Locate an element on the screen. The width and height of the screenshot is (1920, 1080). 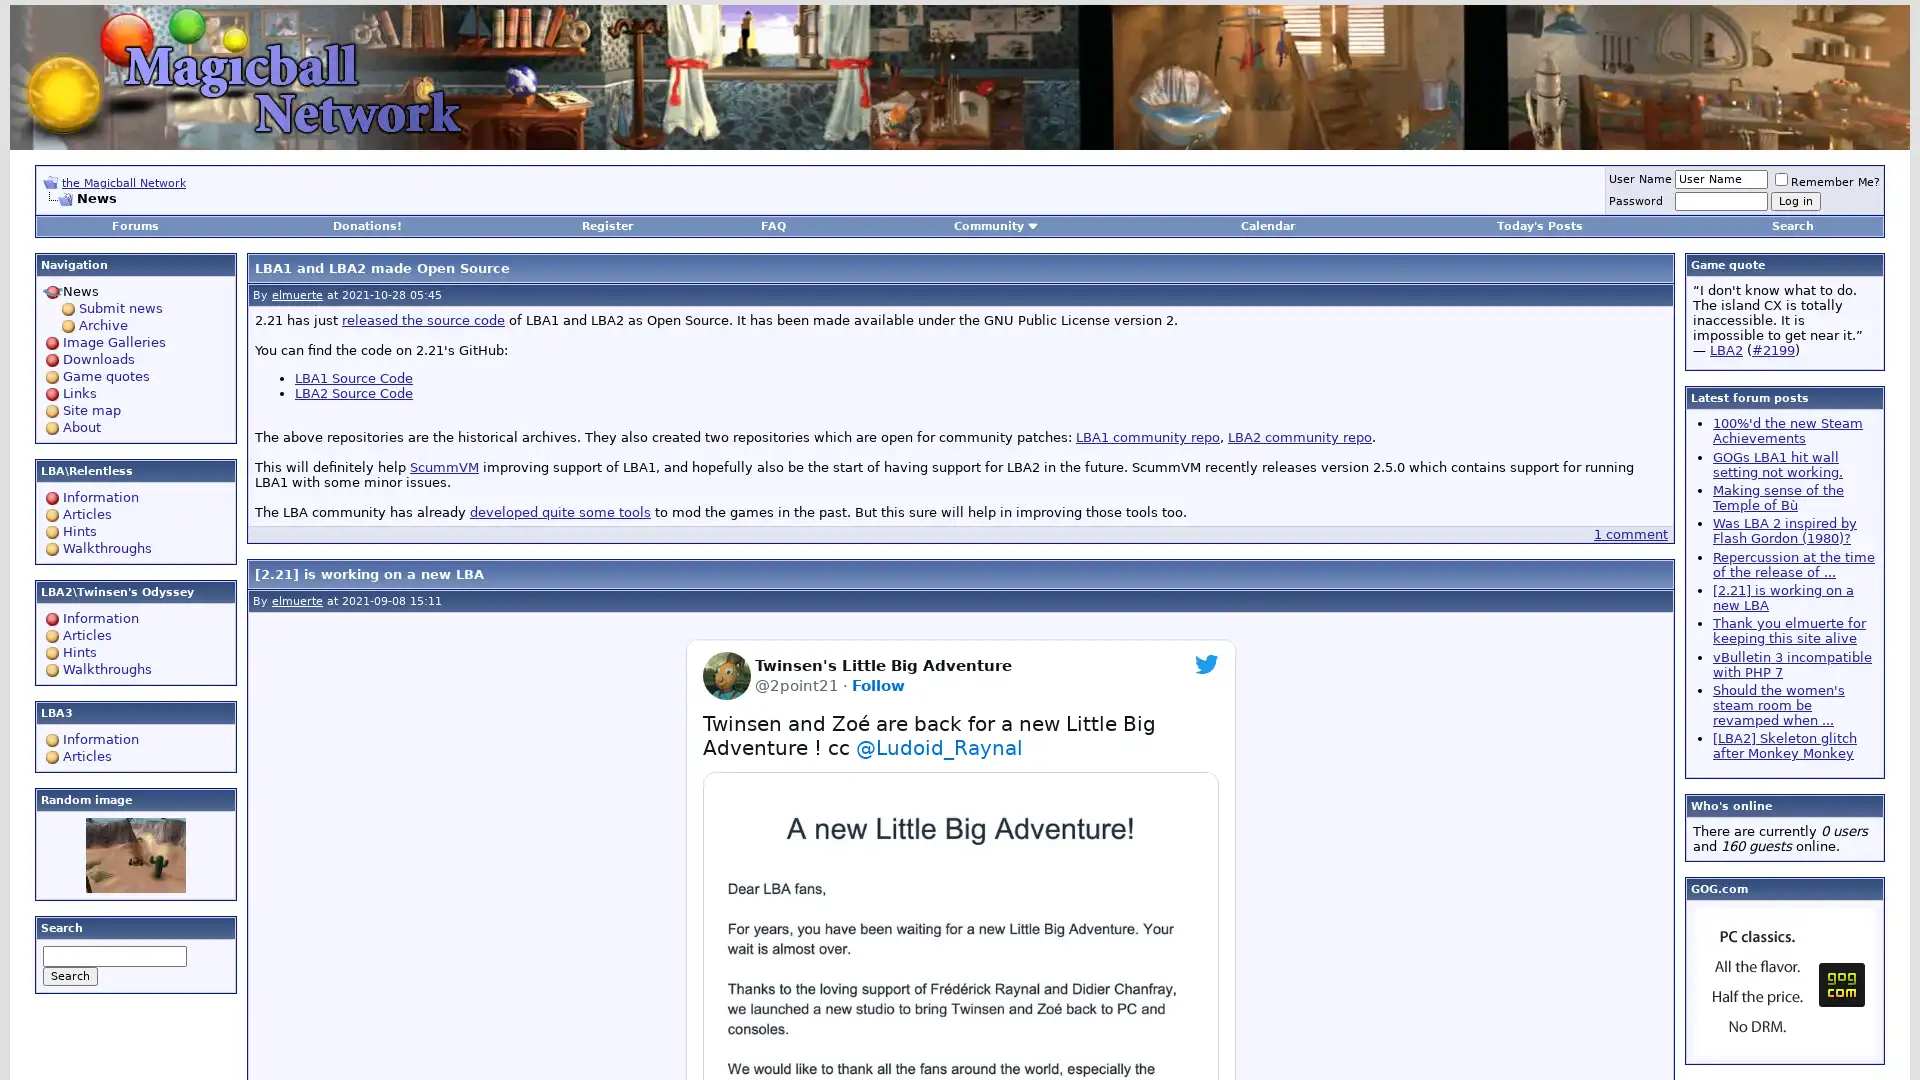
Search is located at coordinates (70, 975).